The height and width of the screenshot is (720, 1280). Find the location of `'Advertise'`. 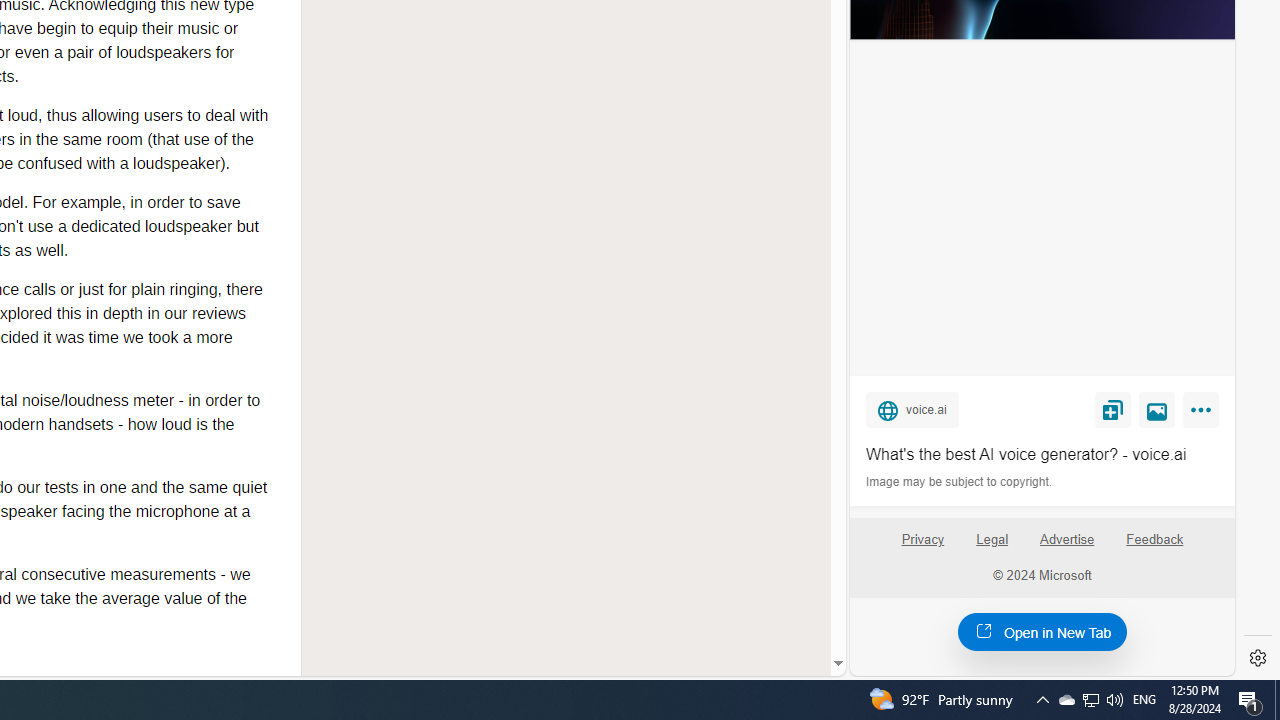

'Advertise' is located at coordinates (1066, 547).